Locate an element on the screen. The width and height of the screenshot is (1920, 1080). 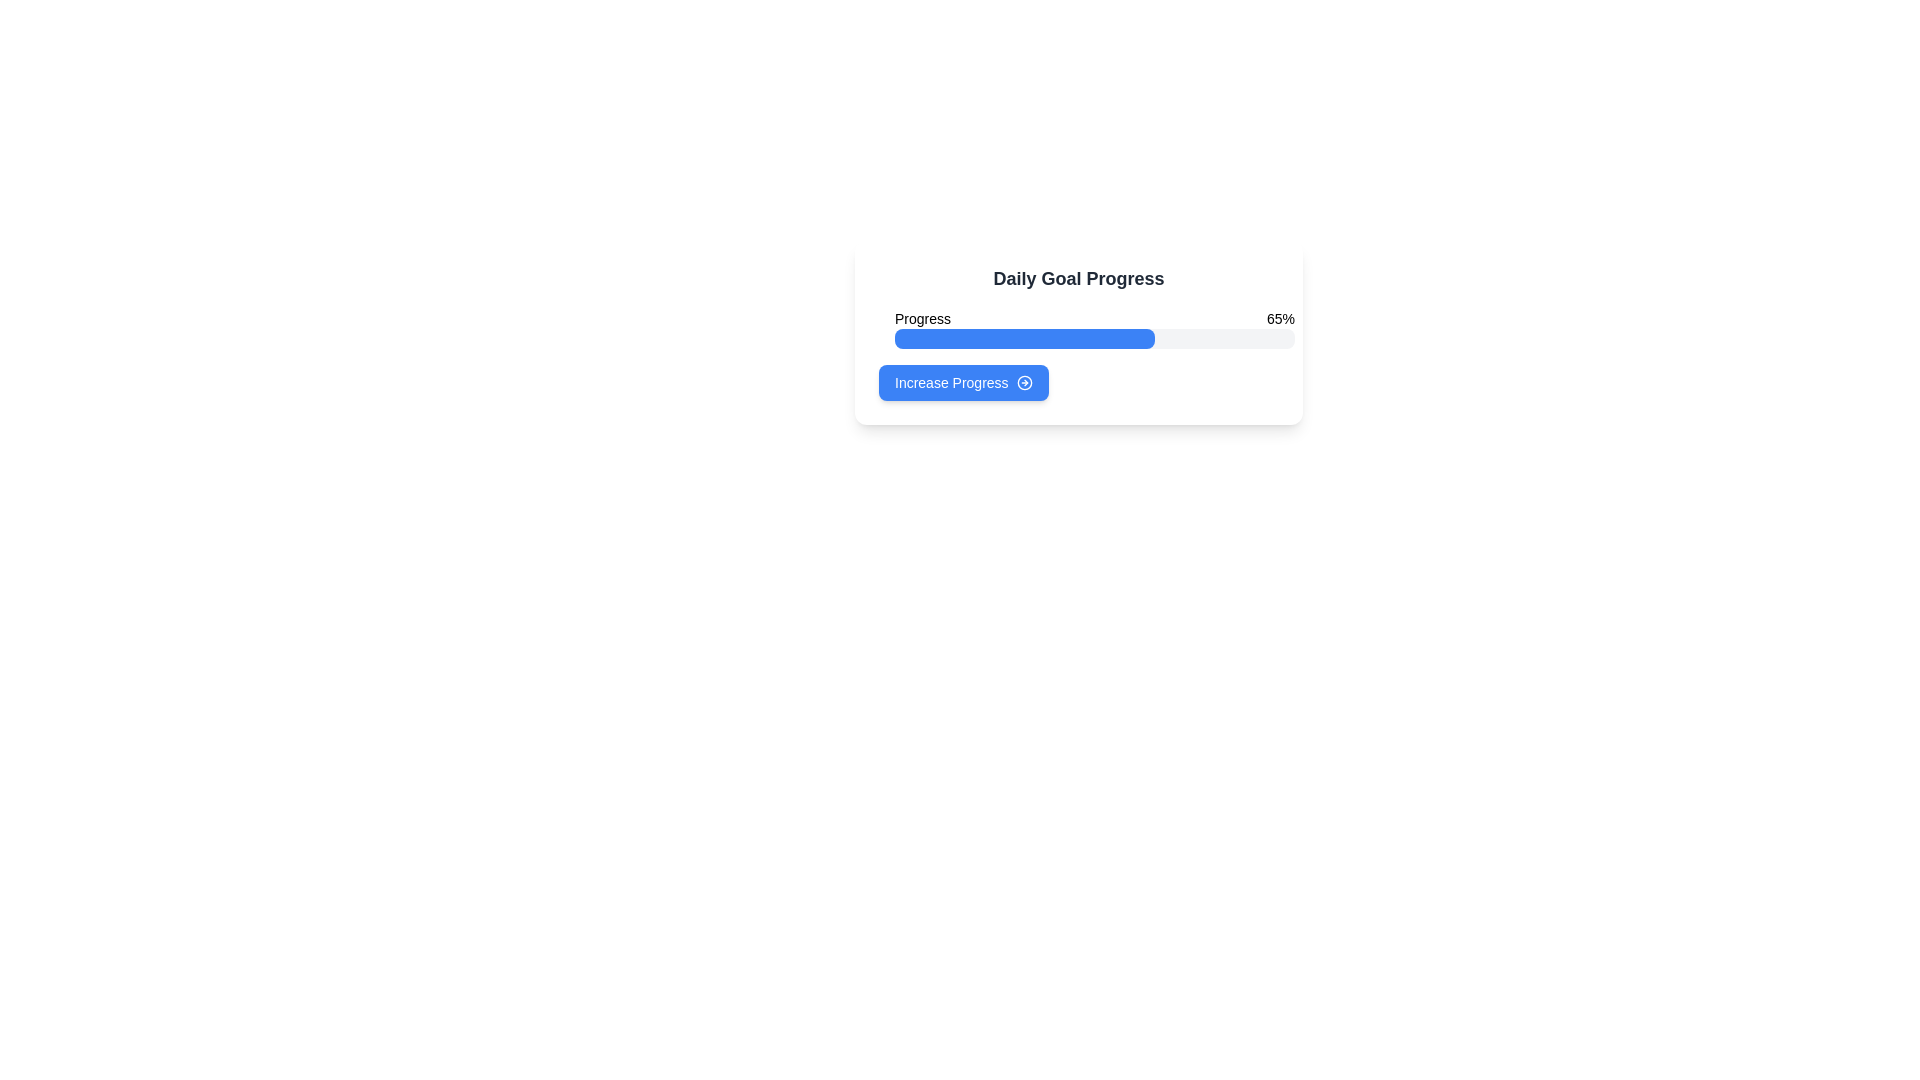
the Text Label that provides a description related to the progress tracking feature to check for a tooltip is located at coordinates (1078, 278).